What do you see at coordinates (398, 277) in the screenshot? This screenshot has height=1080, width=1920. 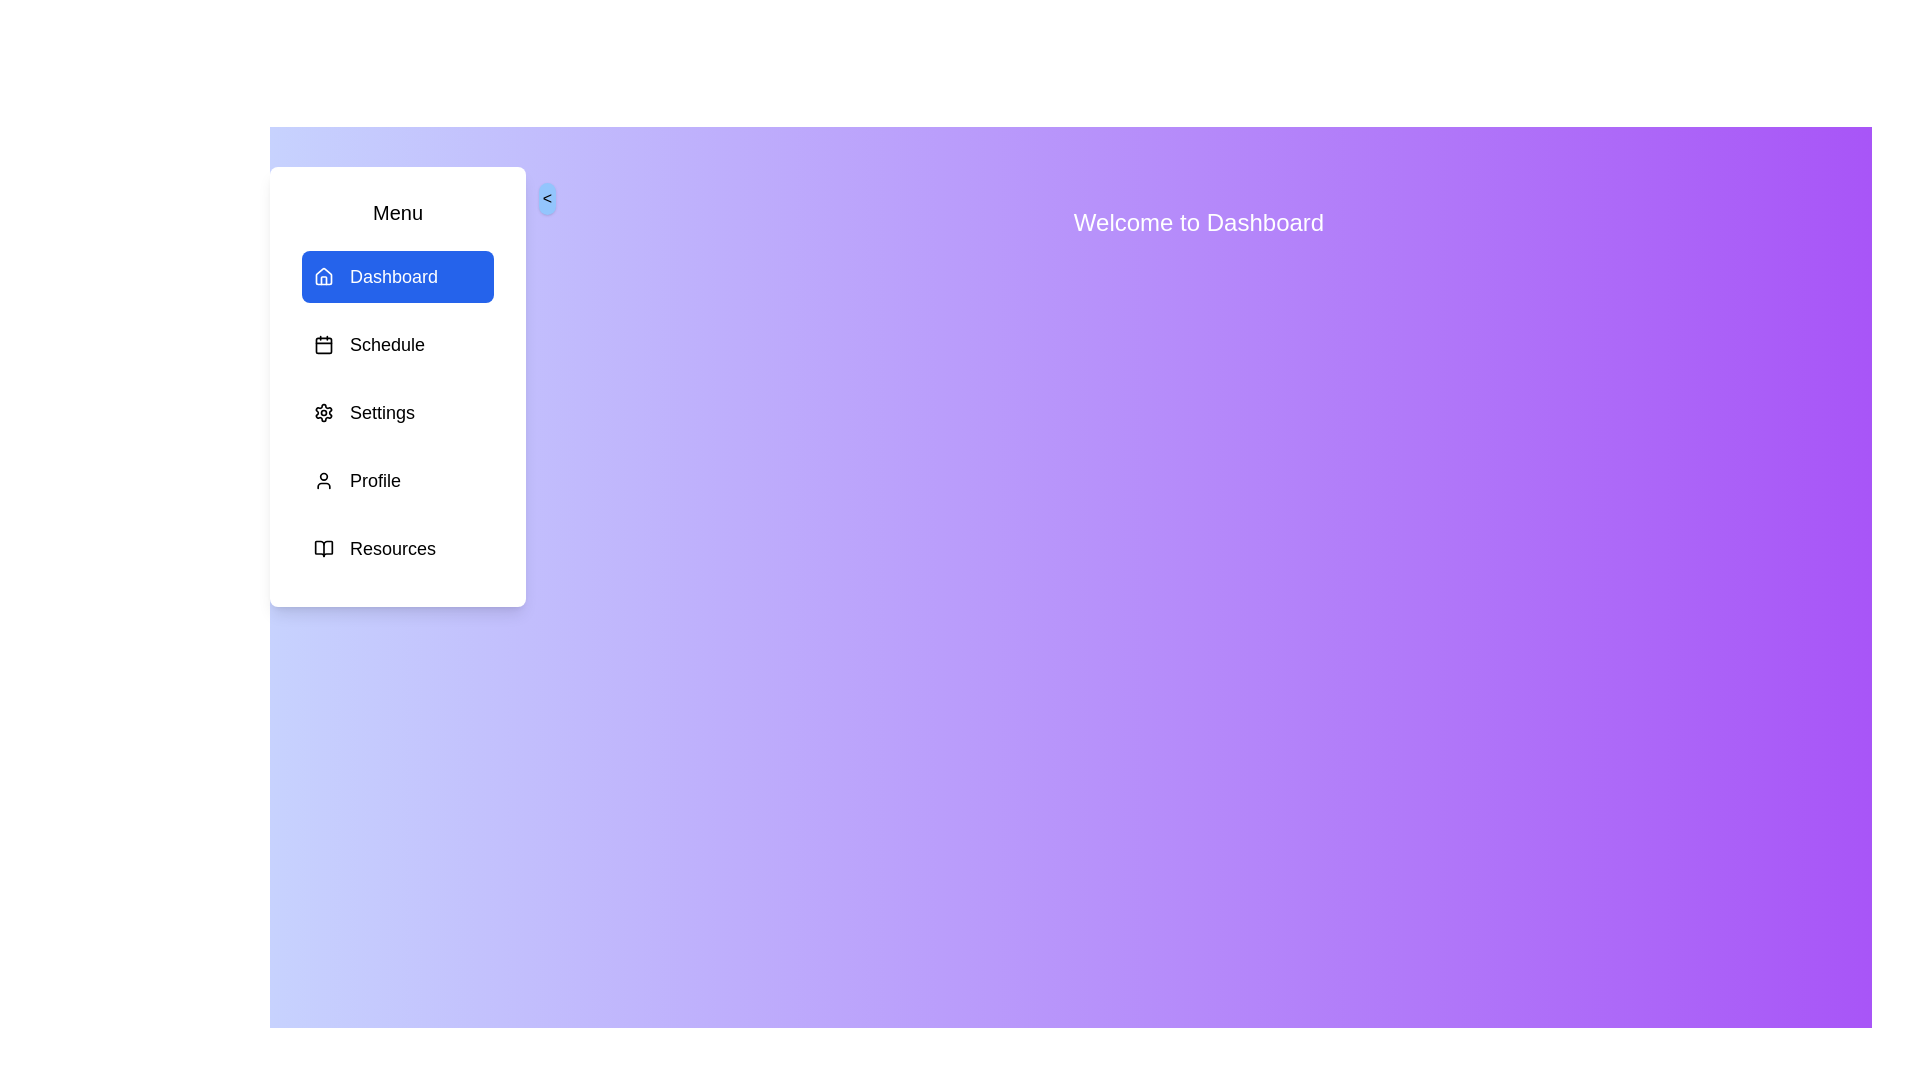 I see `the menu item Dashboard to navigate to its respective page` at bounding box center [398, 277].